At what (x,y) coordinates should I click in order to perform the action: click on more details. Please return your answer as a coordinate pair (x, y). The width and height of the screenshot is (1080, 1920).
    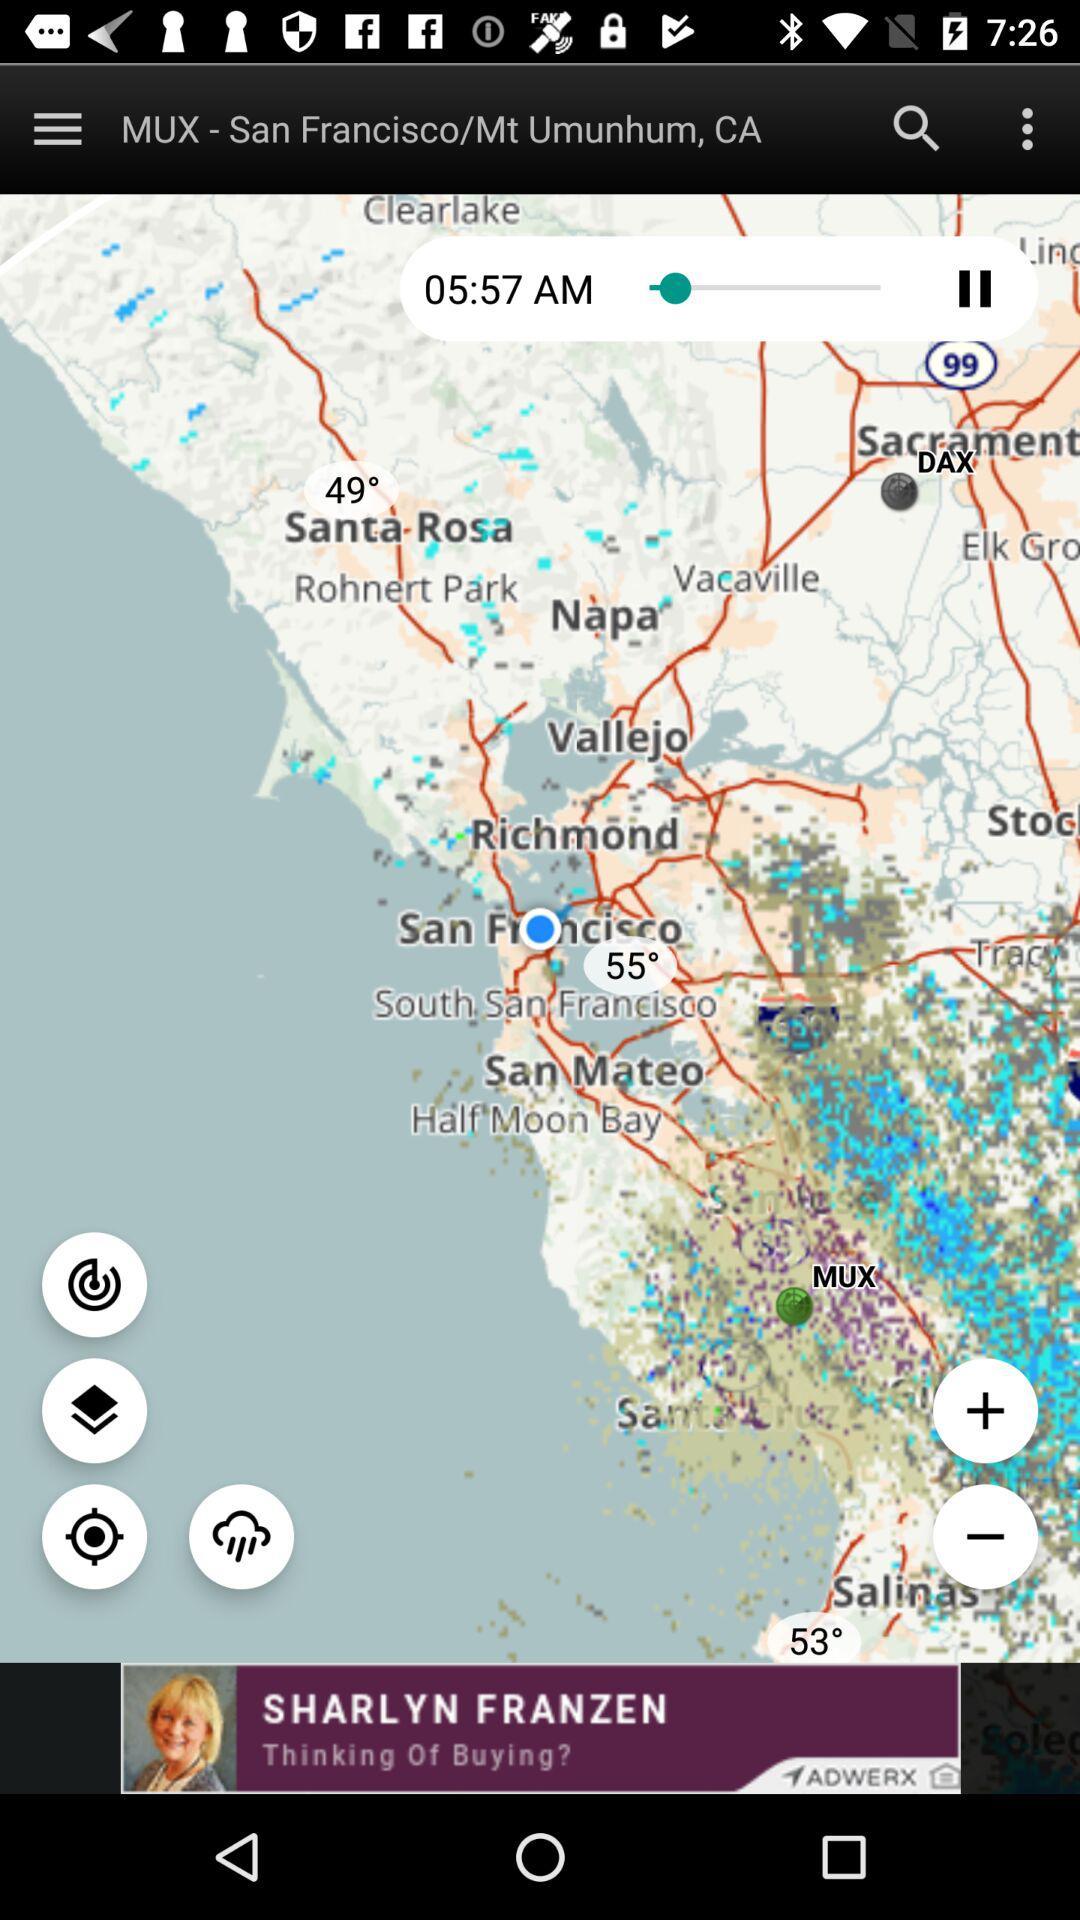
    Looking at the image, I should click on (1027, 127).